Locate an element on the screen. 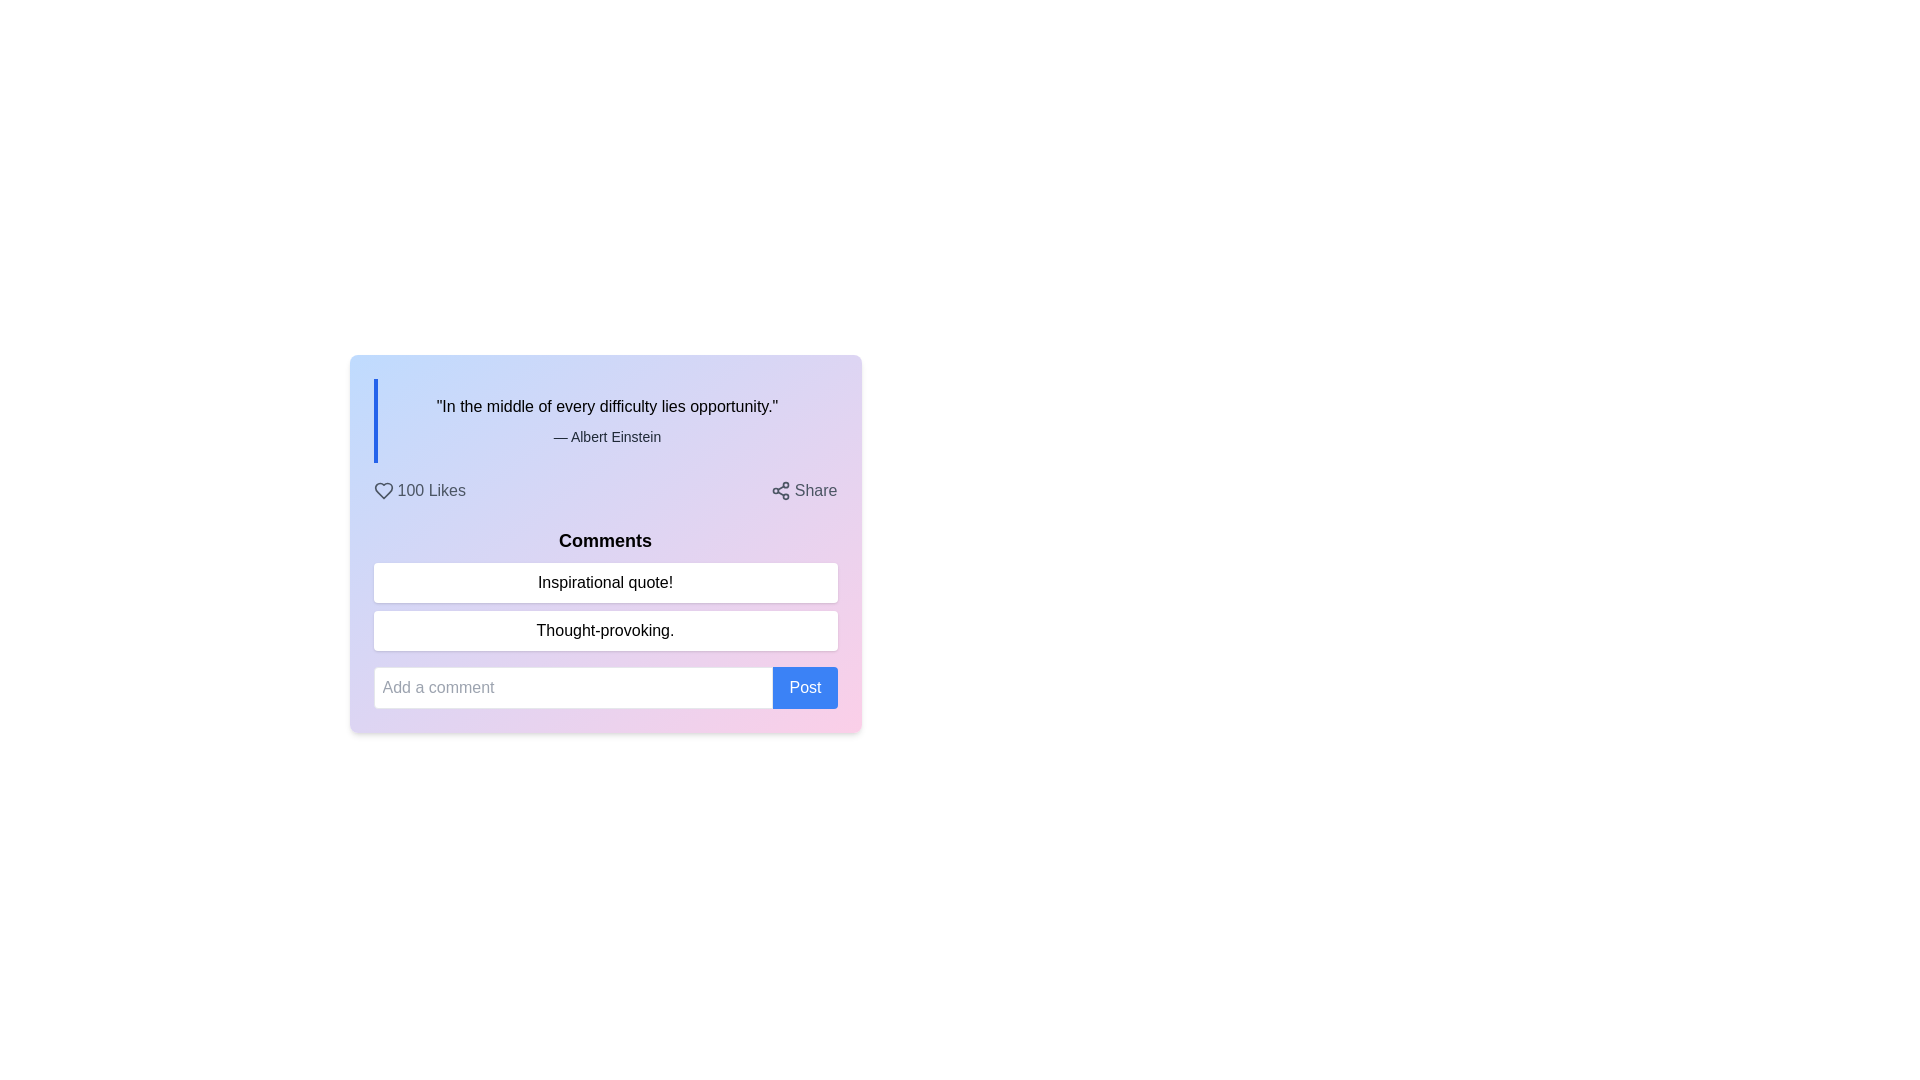 The width and height of the screenshot is (1920, 1080). the button located at the far right of the comment section is located at coordinates (805, 686).